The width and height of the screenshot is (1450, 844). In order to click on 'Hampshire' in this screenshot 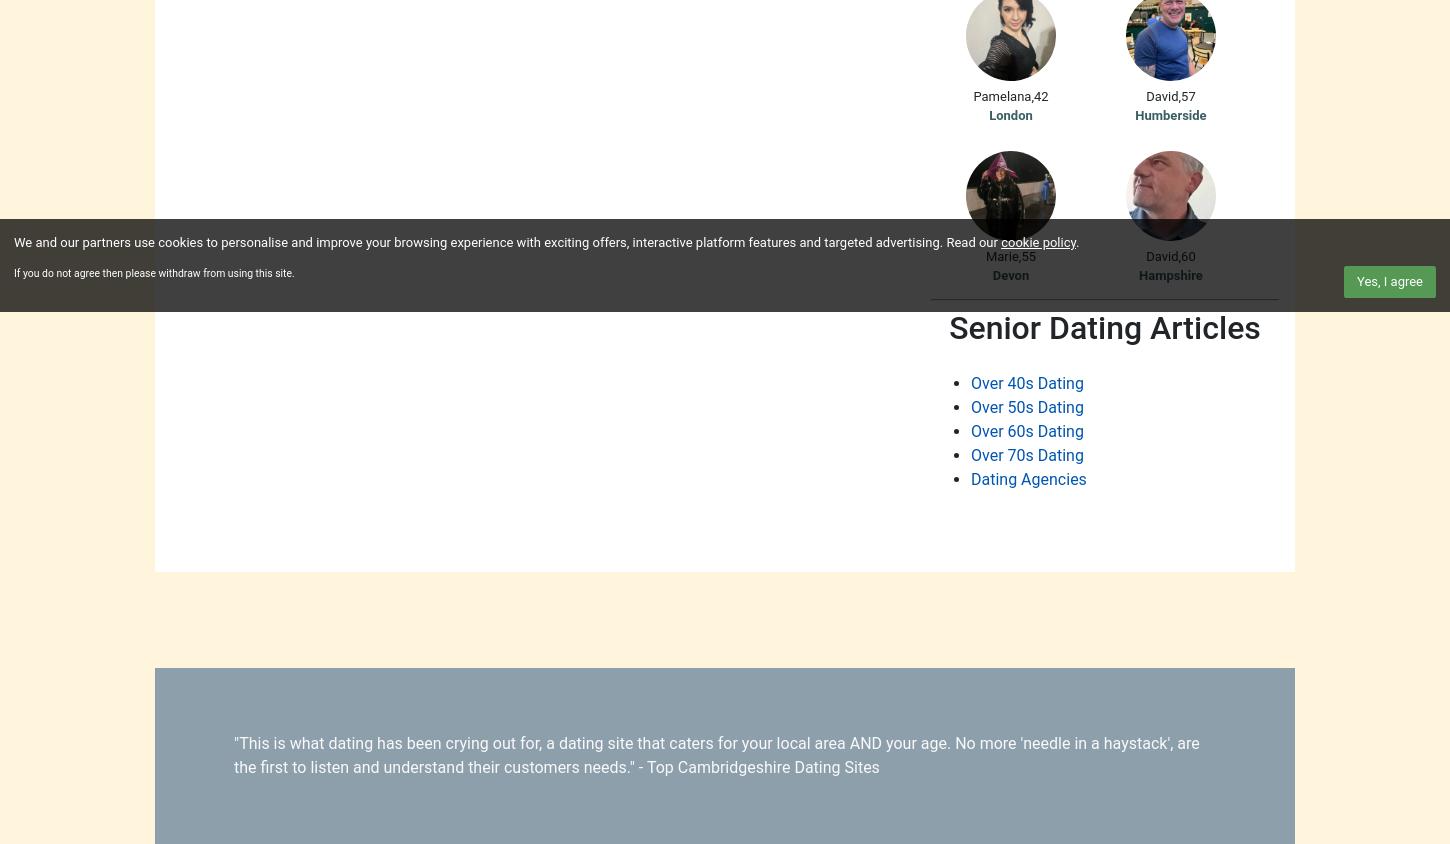, I will do `click(1169, 274)`.